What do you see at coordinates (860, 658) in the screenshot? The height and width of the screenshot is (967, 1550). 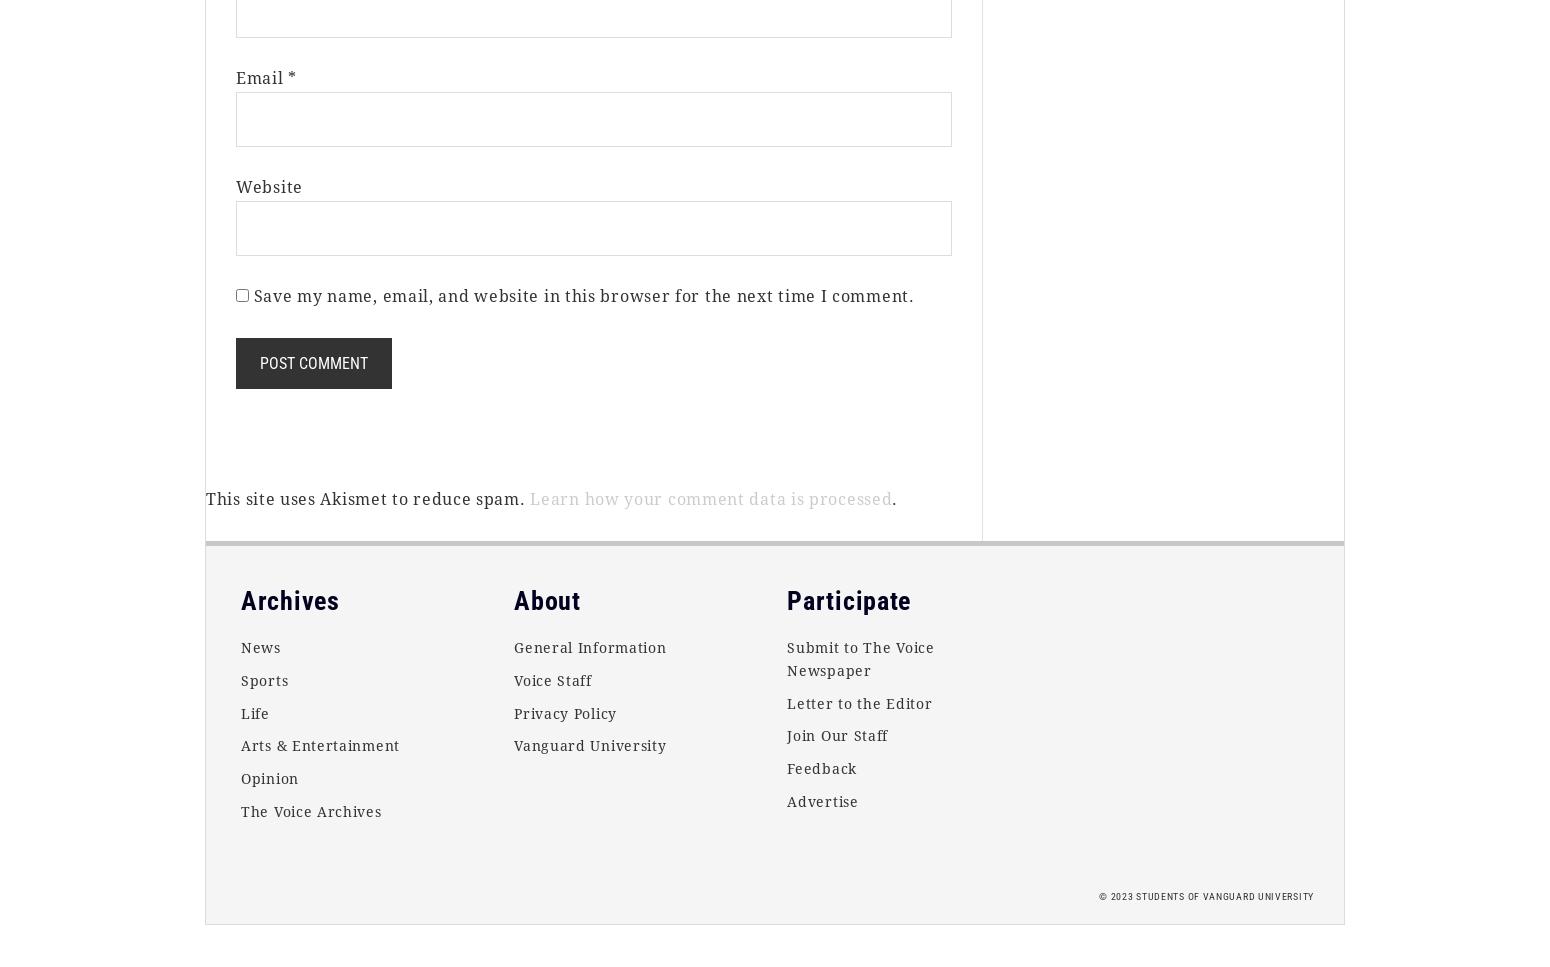 I see `'Submit to The Voice Newspaper'` at bounding box center [860, 658].